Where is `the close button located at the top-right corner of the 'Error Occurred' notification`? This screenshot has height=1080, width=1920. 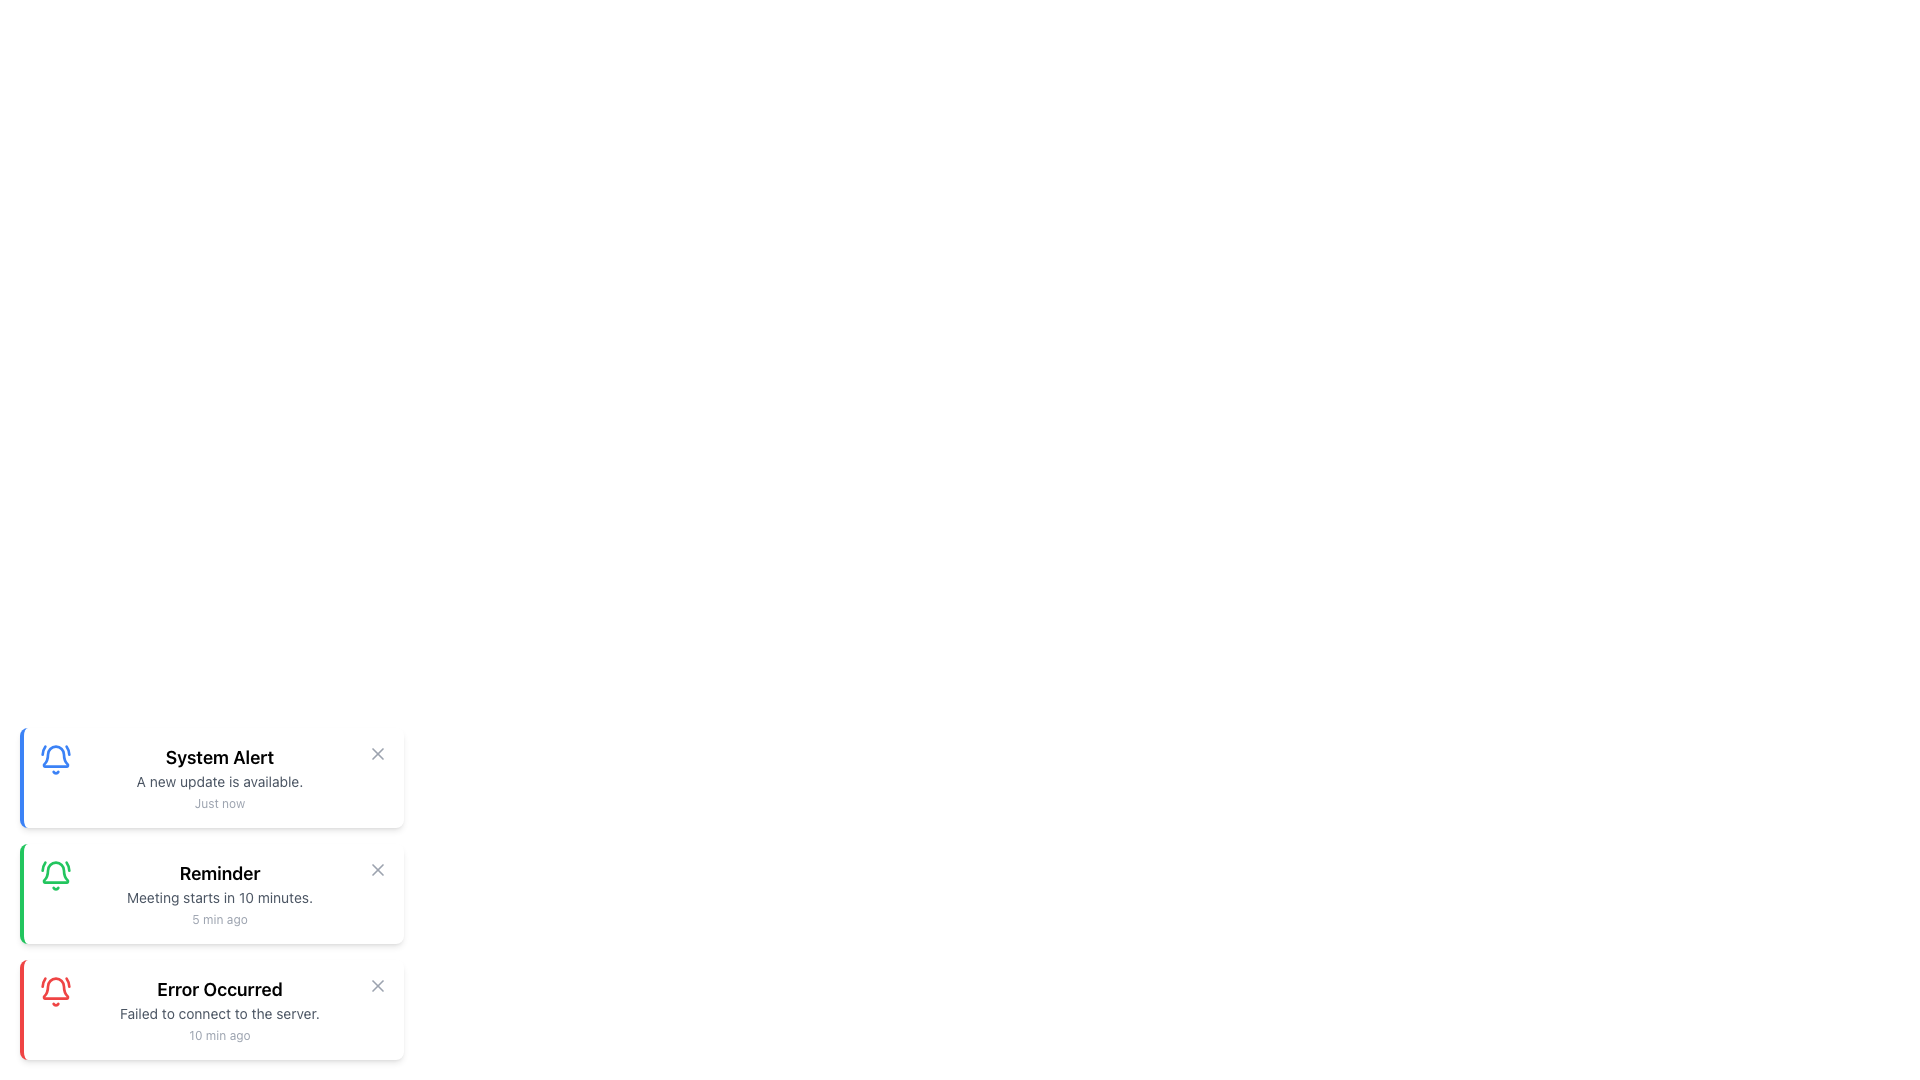 the close button located at the top-right corner of the 'Error Occurred' notification is located at coordinates (378, 985).